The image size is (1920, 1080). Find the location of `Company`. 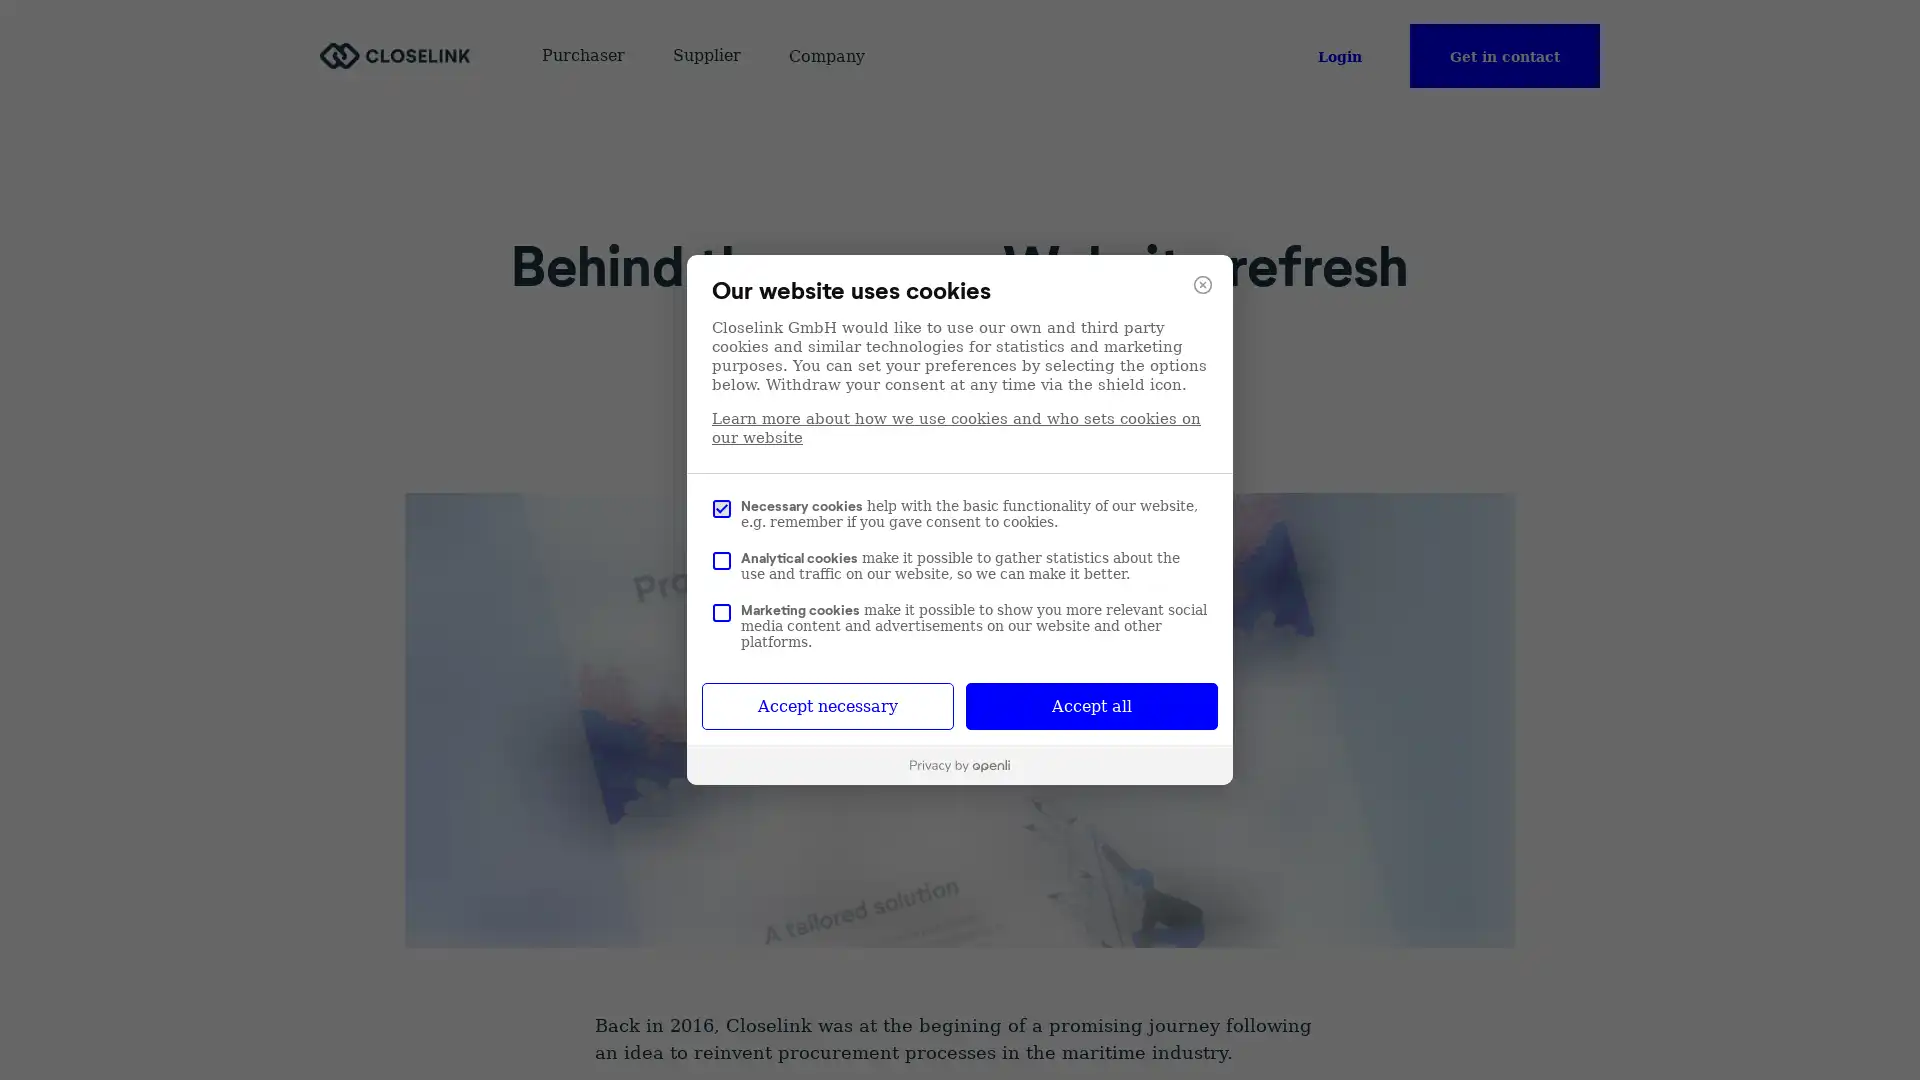

Company is located at coordinates (805, 55).